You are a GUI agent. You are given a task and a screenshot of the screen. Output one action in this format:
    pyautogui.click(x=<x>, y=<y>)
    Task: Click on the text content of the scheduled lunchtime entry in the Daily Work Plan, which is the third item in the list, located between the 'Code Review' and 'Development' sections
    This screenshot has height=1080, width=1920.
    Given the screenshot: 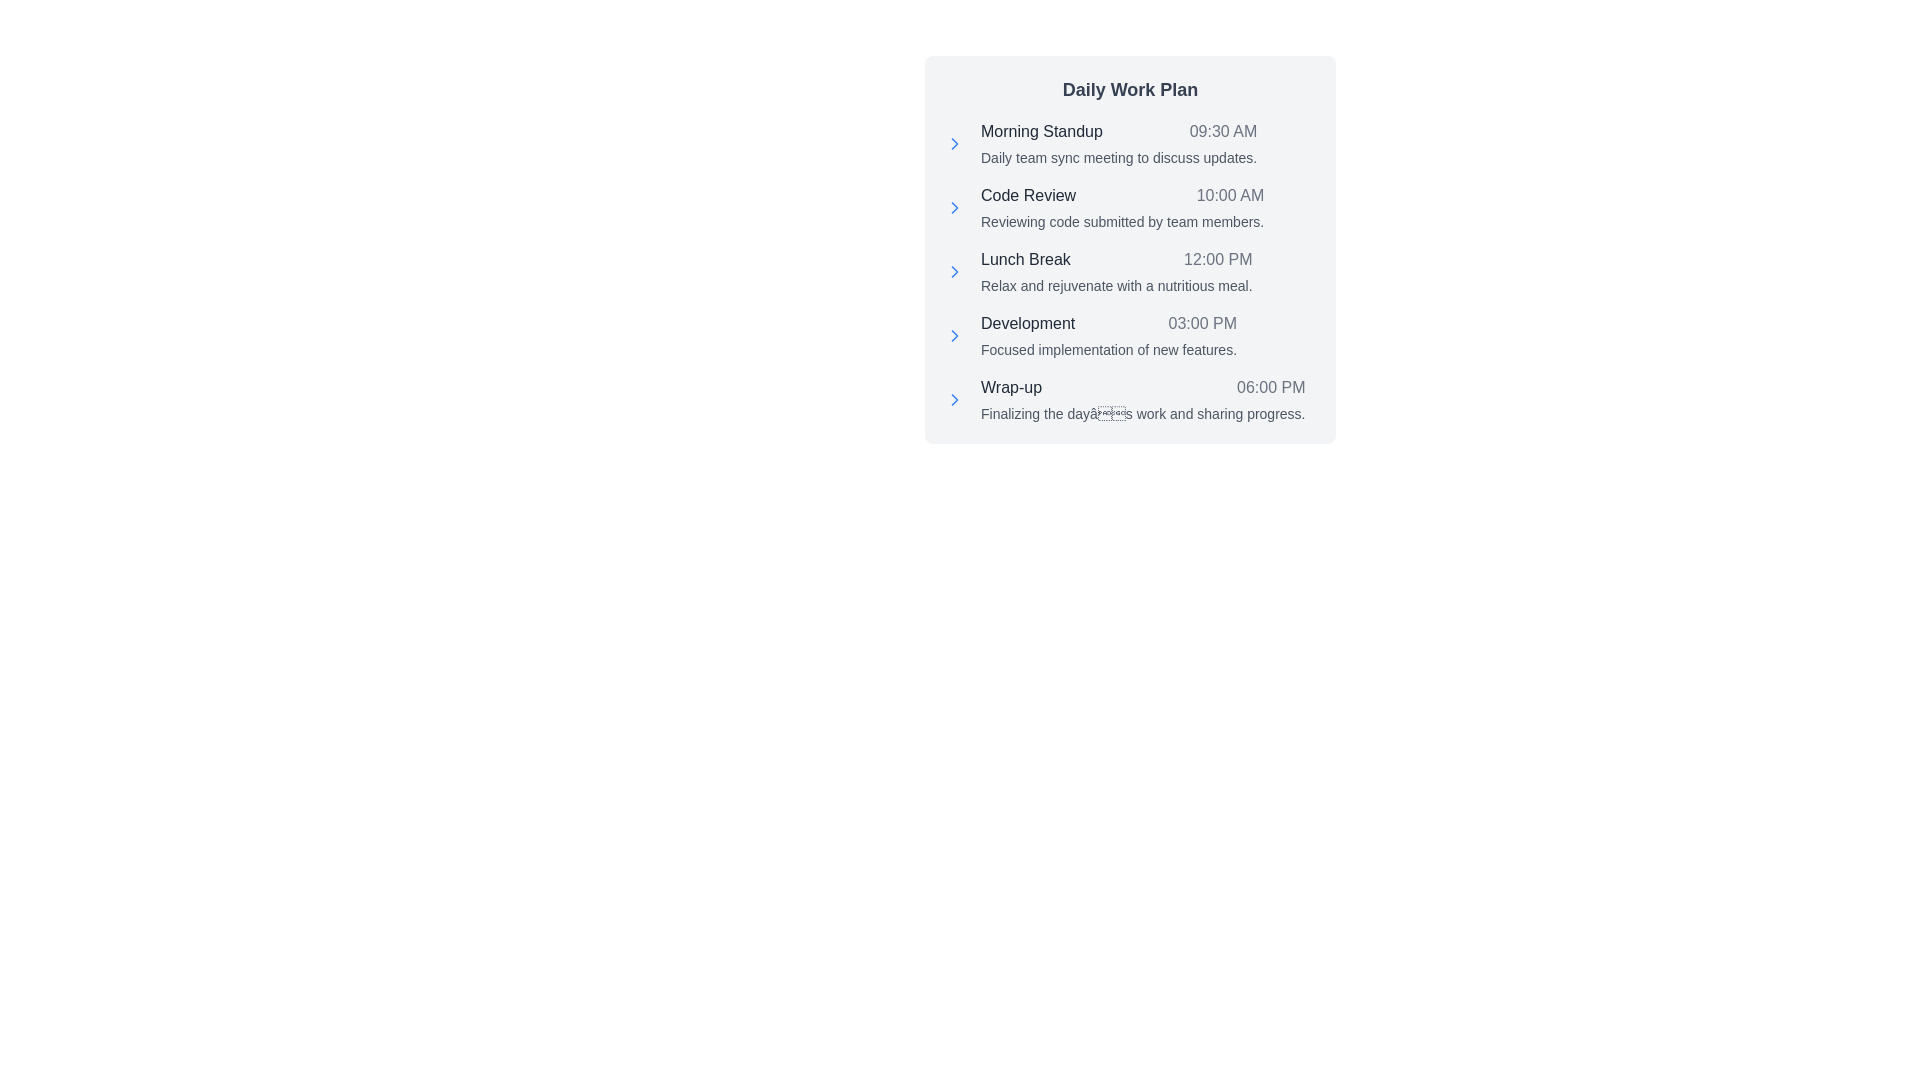 What is the action you would take?
    pyautogui.click(x=1115, y=272)
    